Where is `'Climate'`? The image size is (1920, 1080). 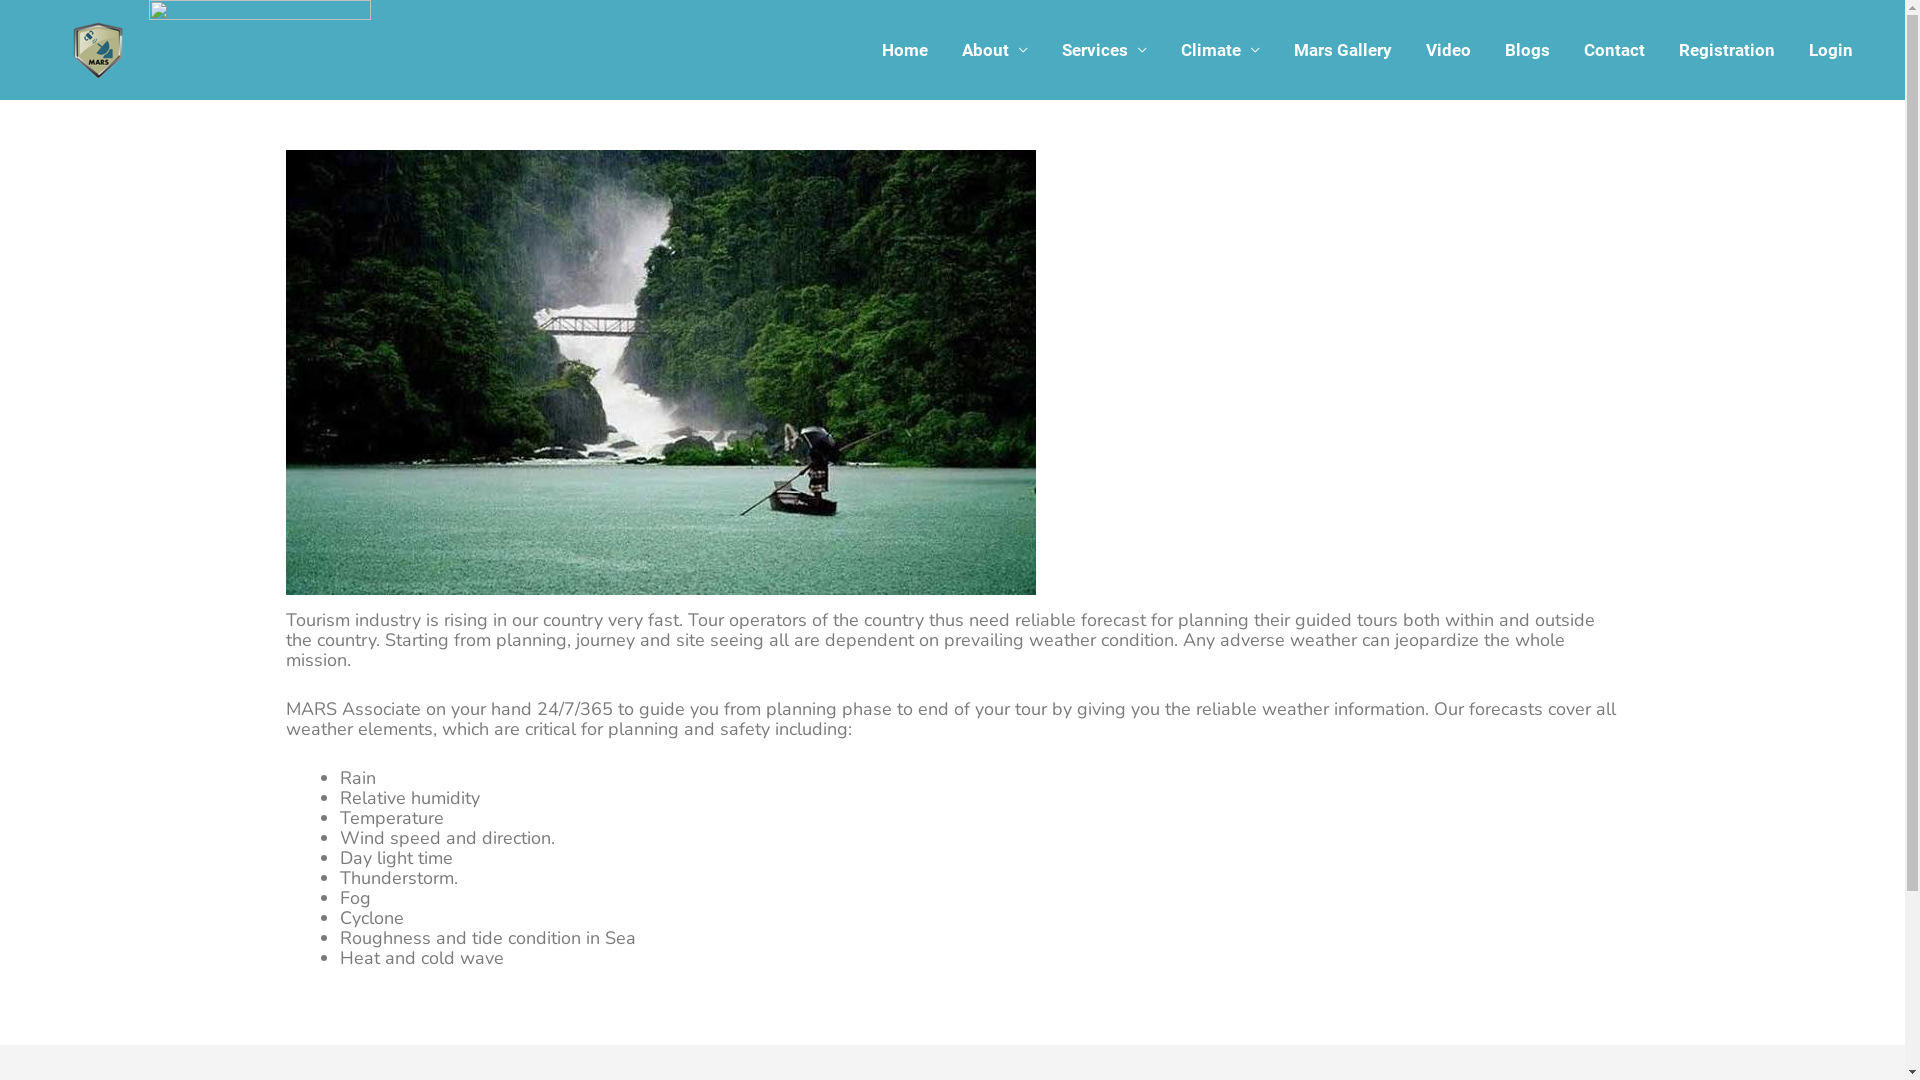
'Climate' is located at coordinates (1219, 49).